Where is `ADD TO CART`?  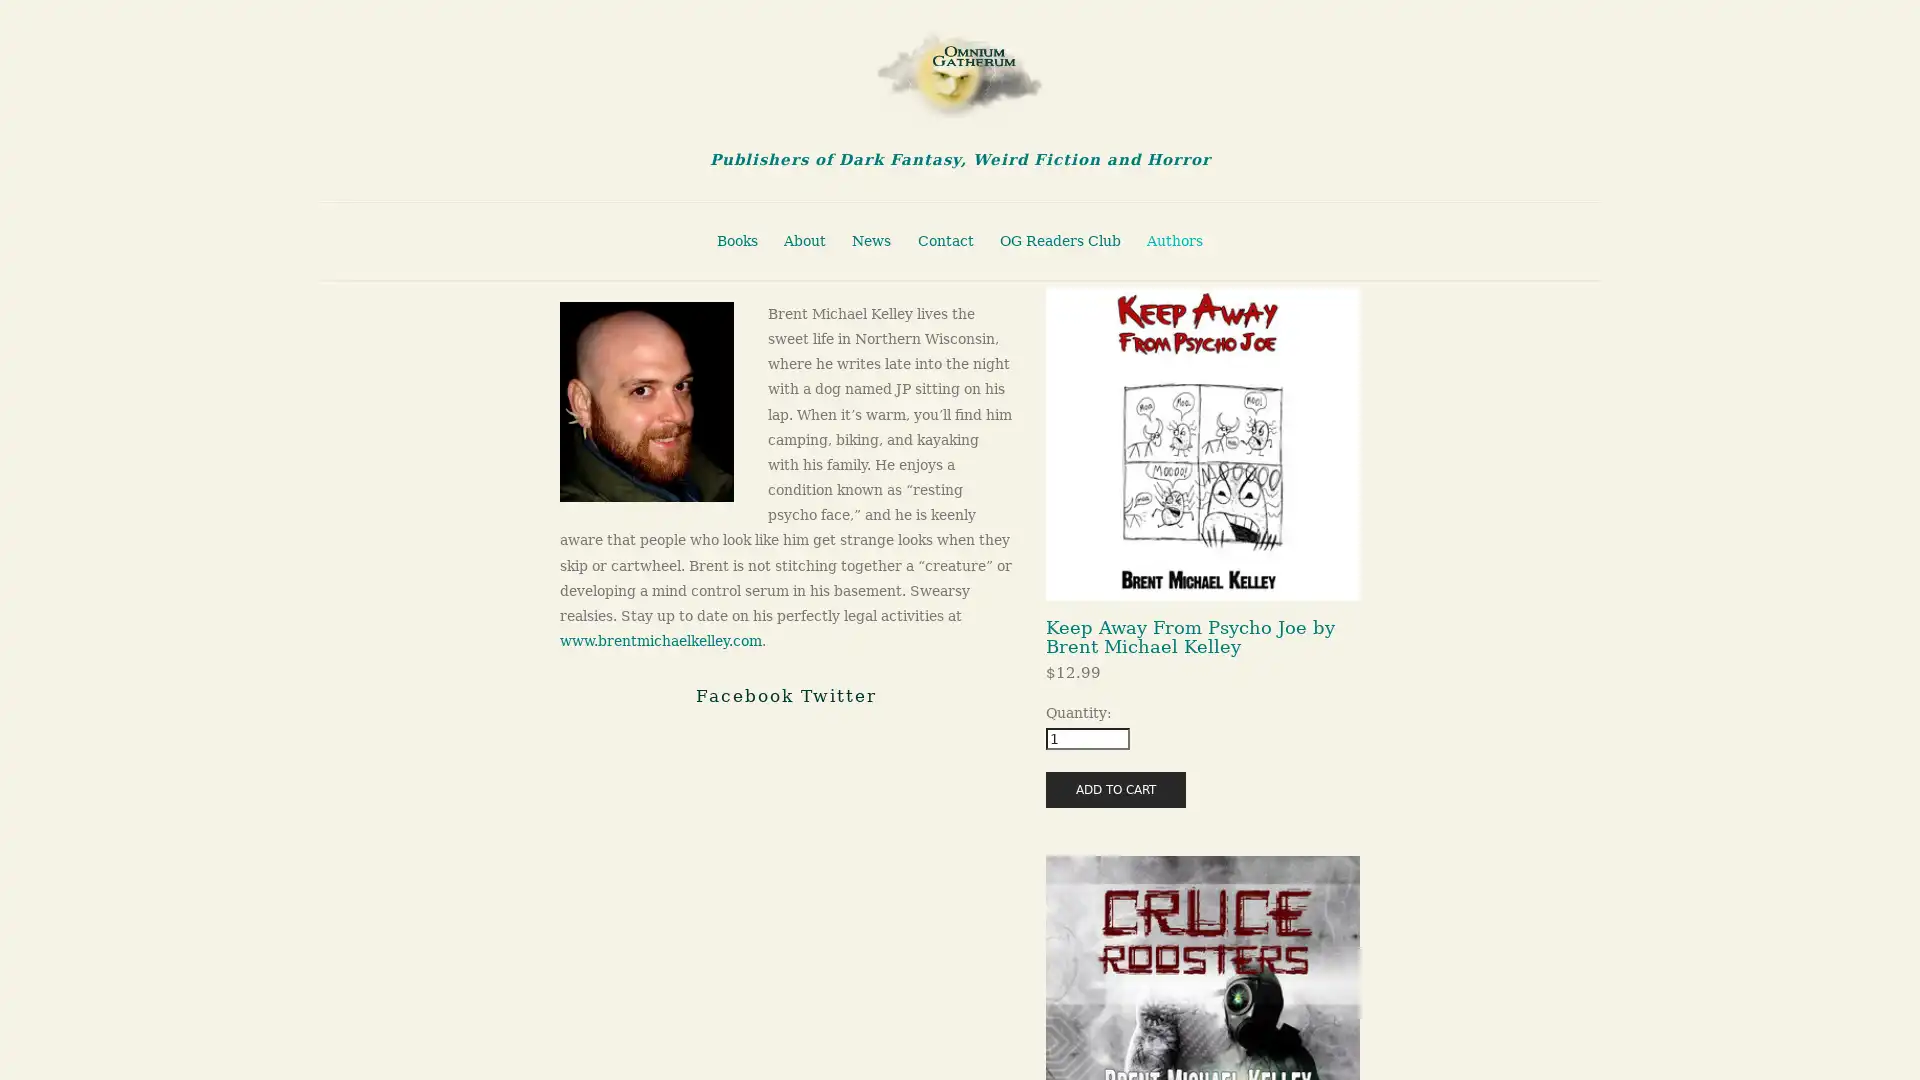
ADD TO CART is located at coordinates (1115, 788).